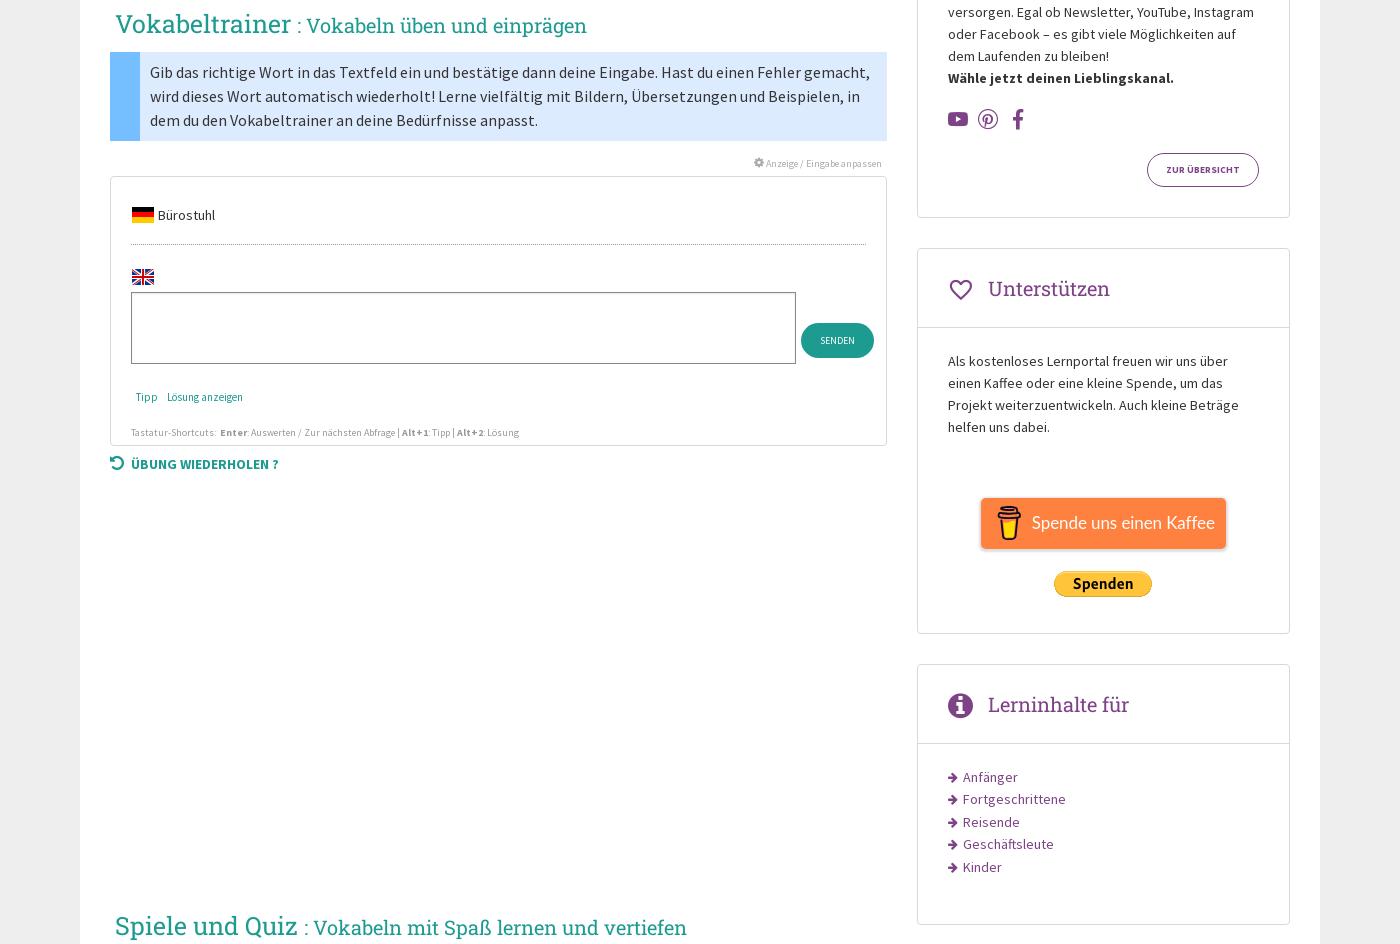  Describe the element at coordinates (205, 924) in the screenshot. I see `'Spiele und Quiz'` at that location.